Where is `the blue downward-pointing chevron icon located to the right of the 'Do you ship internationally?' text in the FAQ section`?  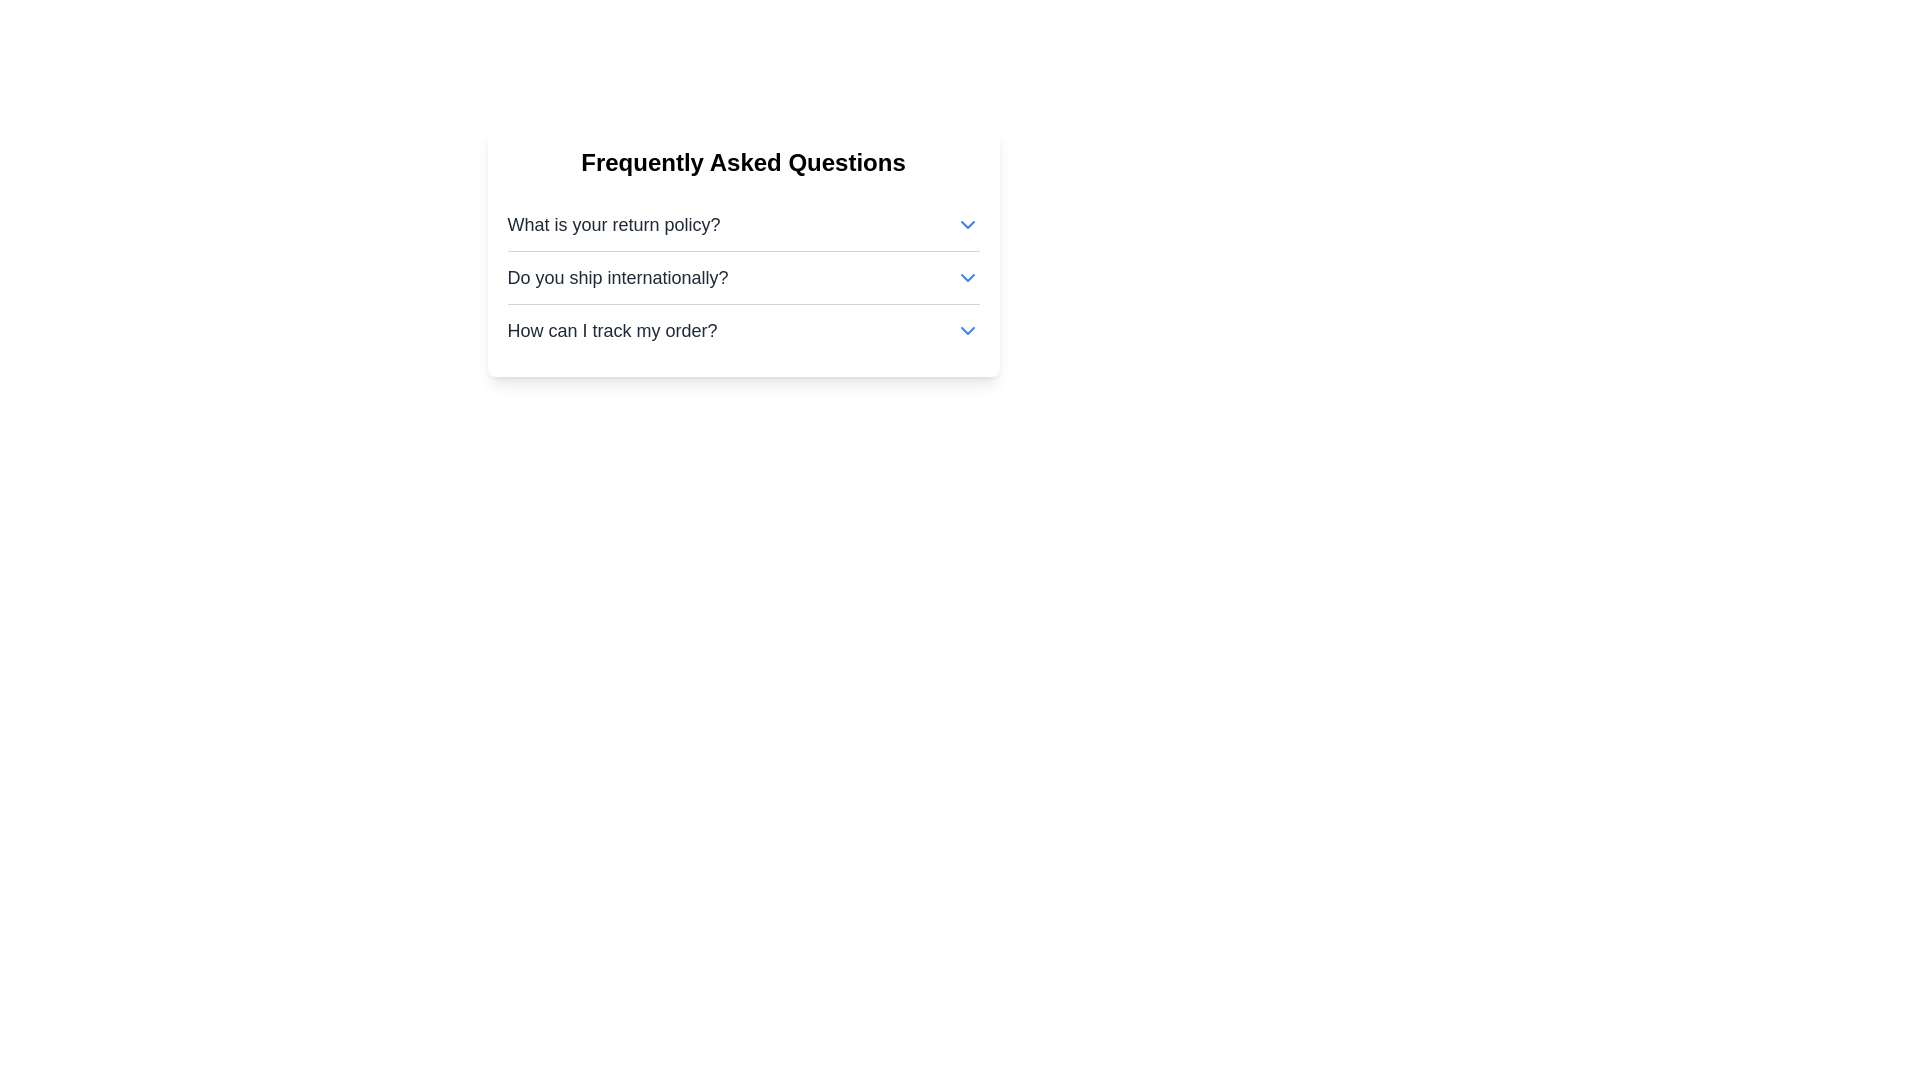
the blue downward-pointing chevron icon located to the right of the 'Do you ship internationally?' text in the FAQ section is located at coordinates (967, 277).